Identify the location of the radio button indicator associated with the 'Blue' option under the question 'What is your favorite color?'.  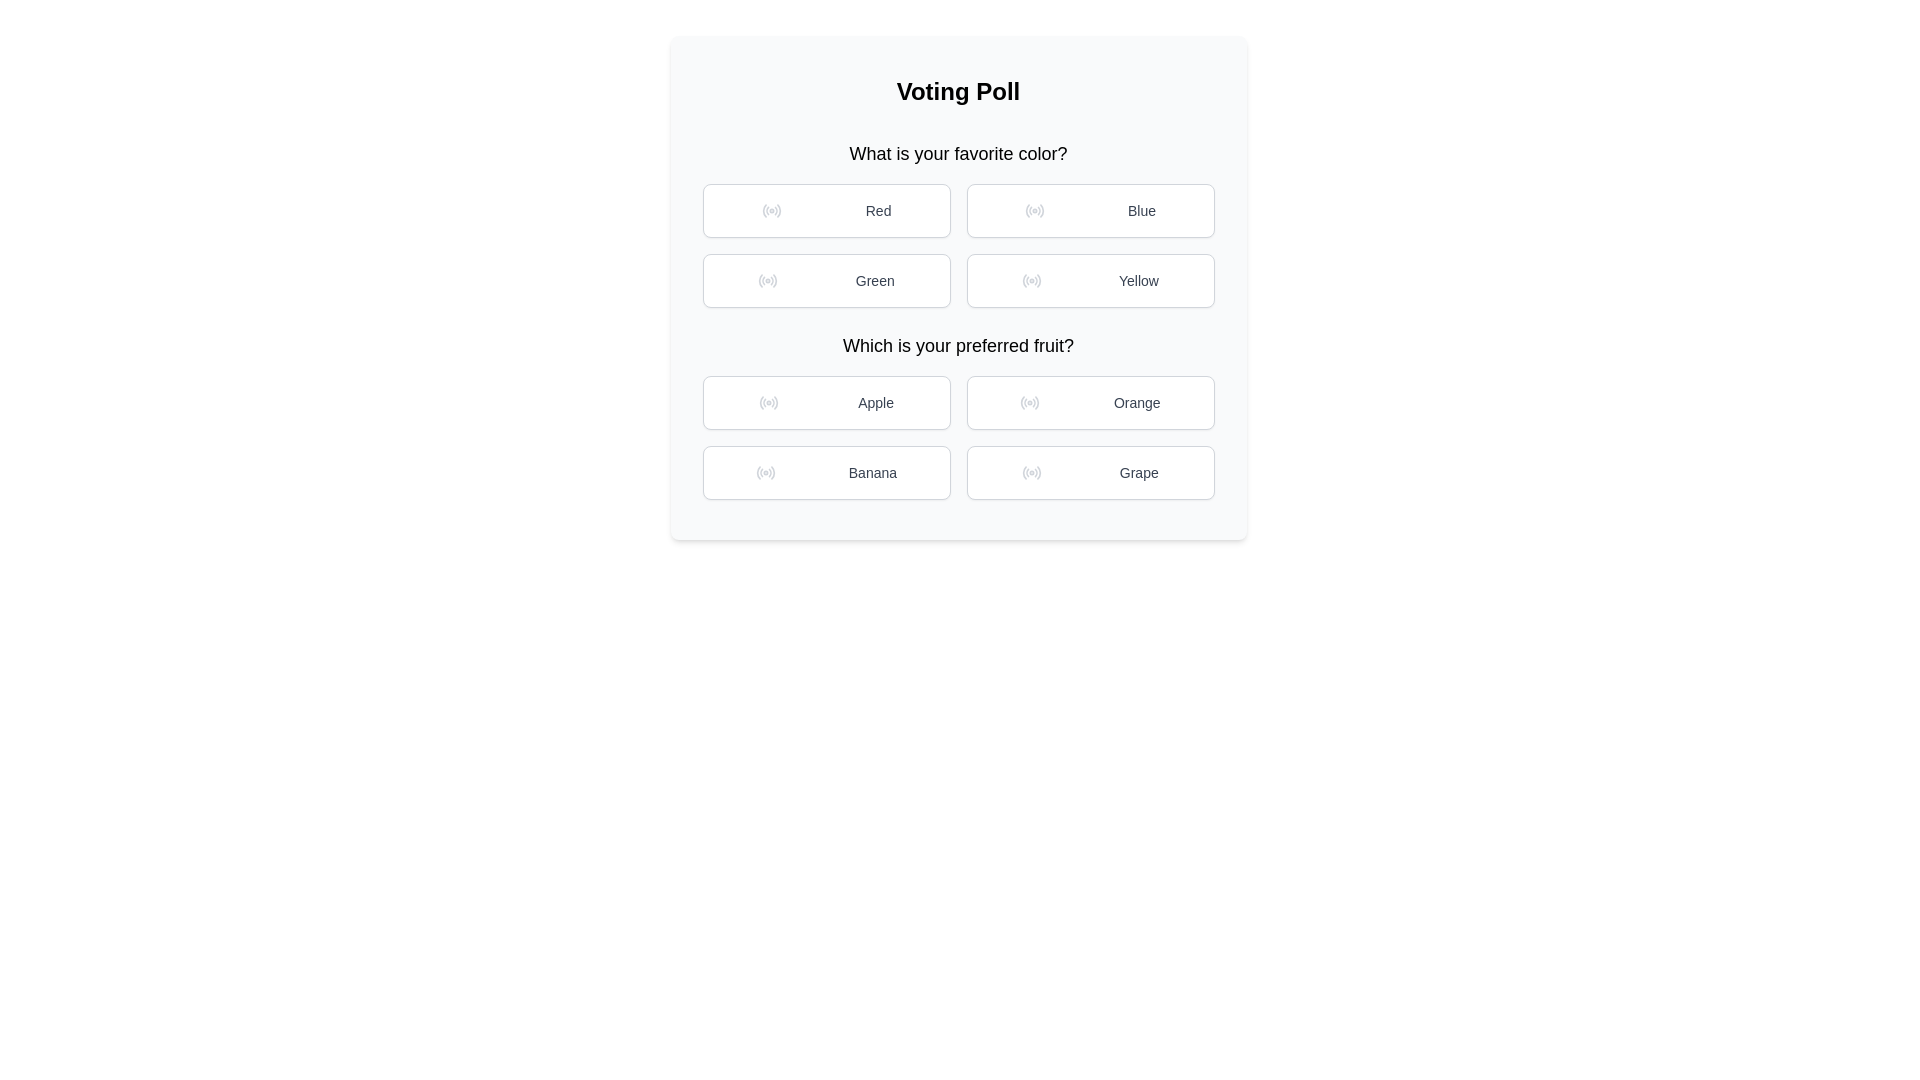
(1035, 211).